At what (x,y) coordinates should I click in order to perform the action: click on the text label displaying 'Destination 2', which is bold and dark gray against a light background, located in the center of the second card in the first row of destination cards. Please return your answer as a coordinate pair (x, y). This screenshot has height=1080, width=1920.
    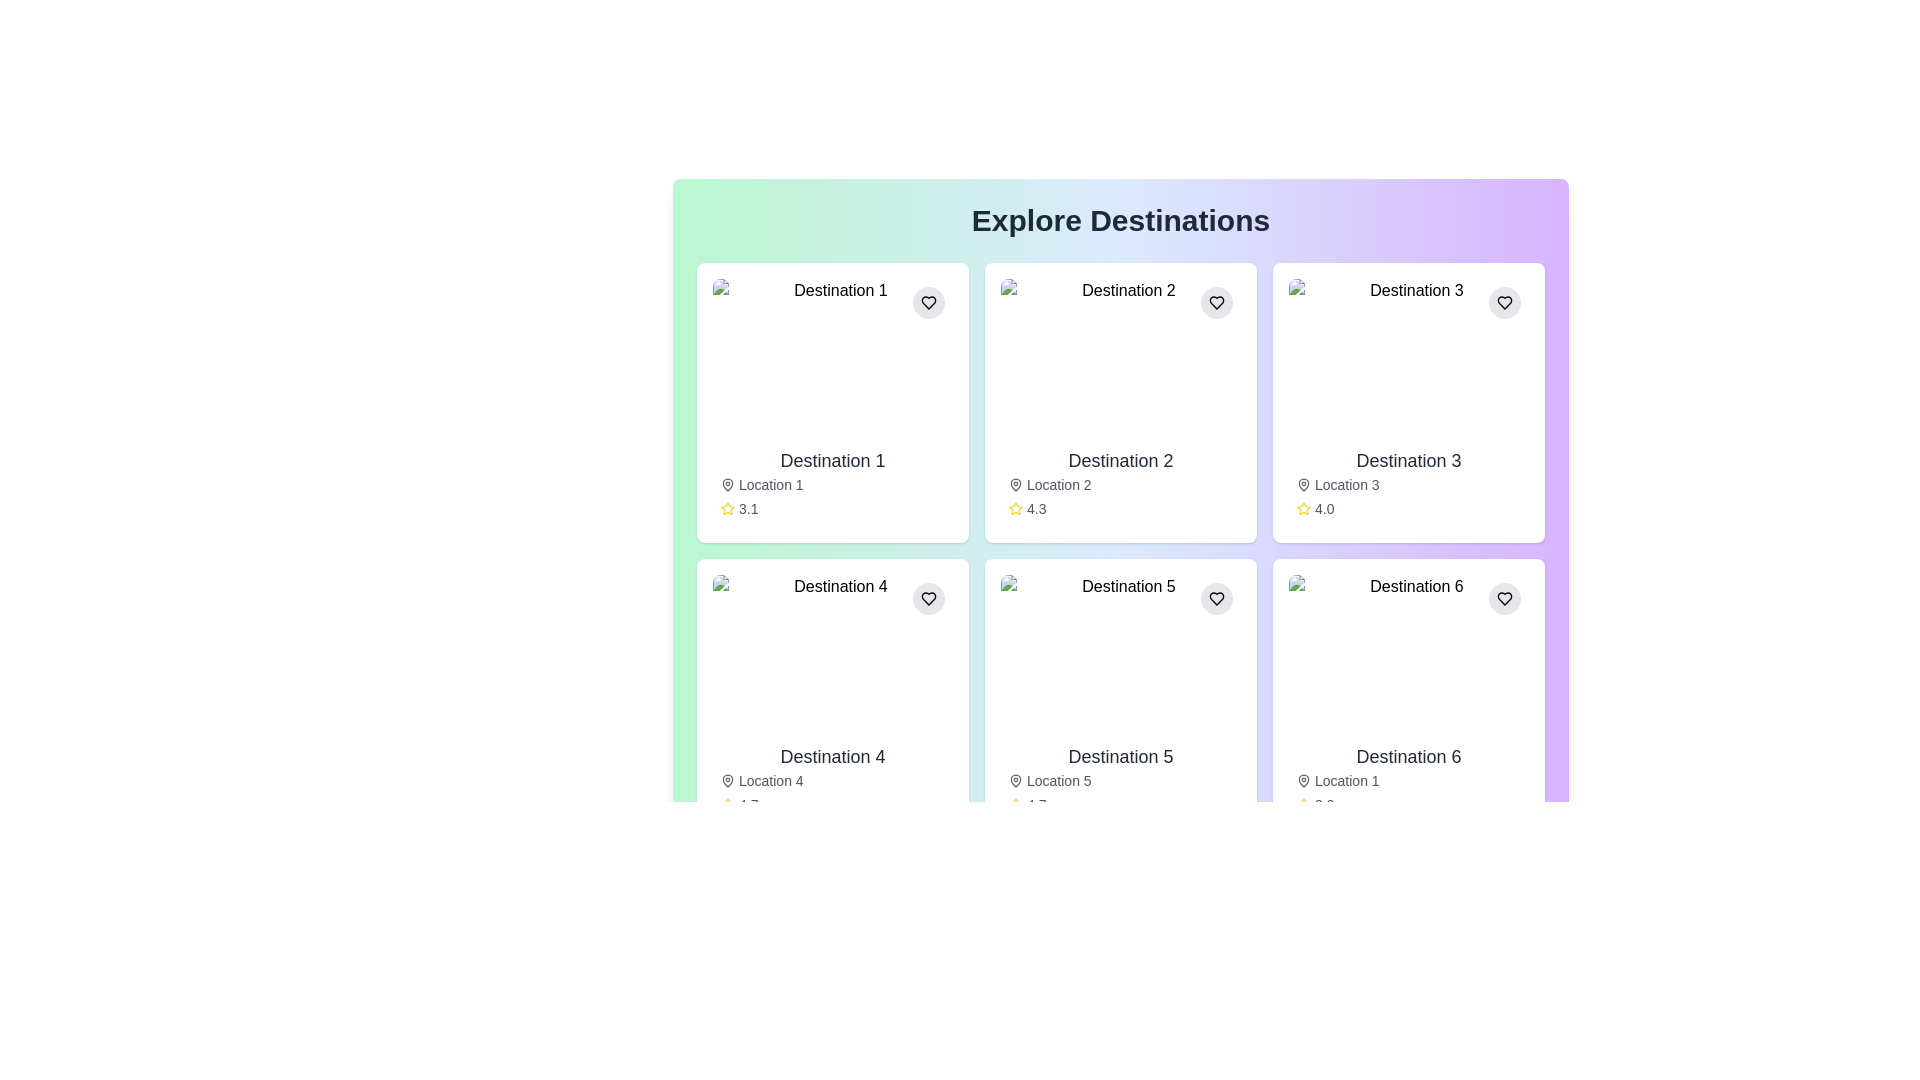
    Looking at the image, I should click on (1121, 461).